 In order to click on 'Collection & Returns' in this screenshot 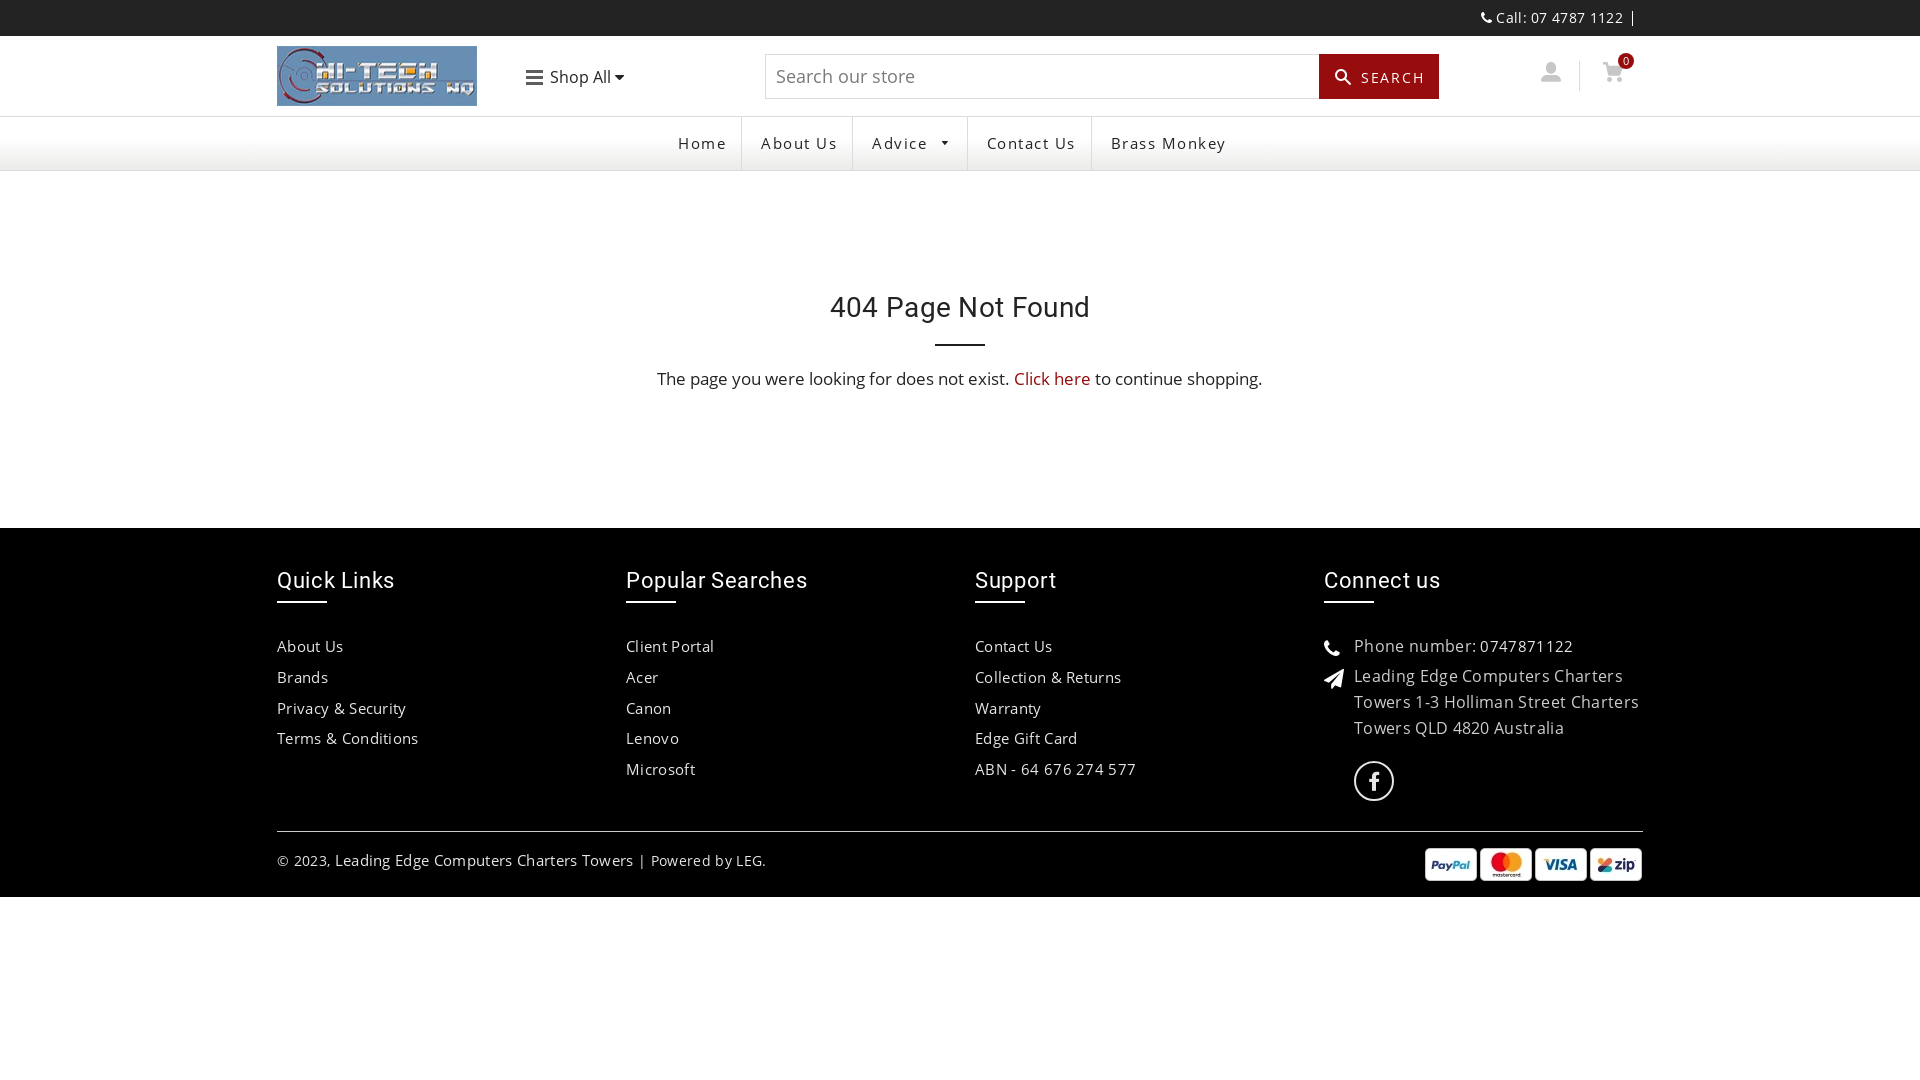, I will do `click(974, 676)`.